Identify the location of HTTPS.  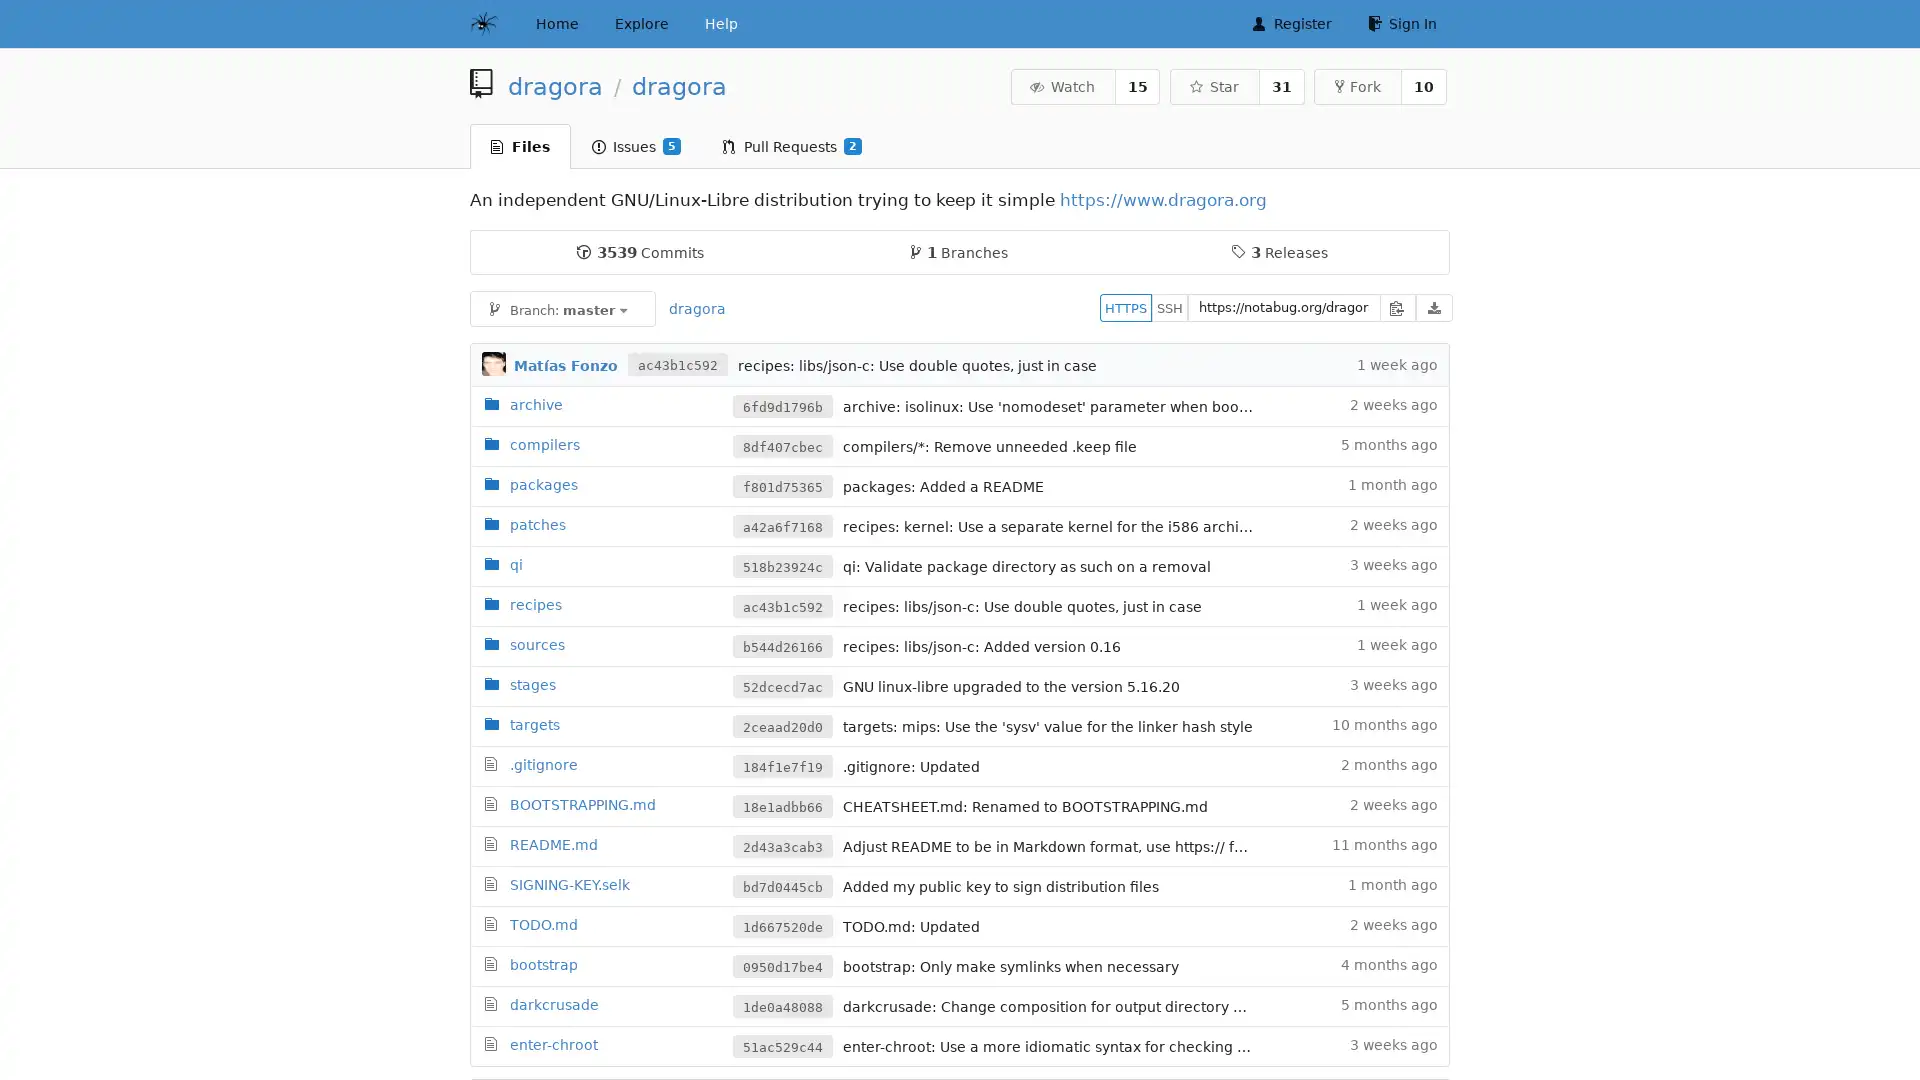
(1126, 307).